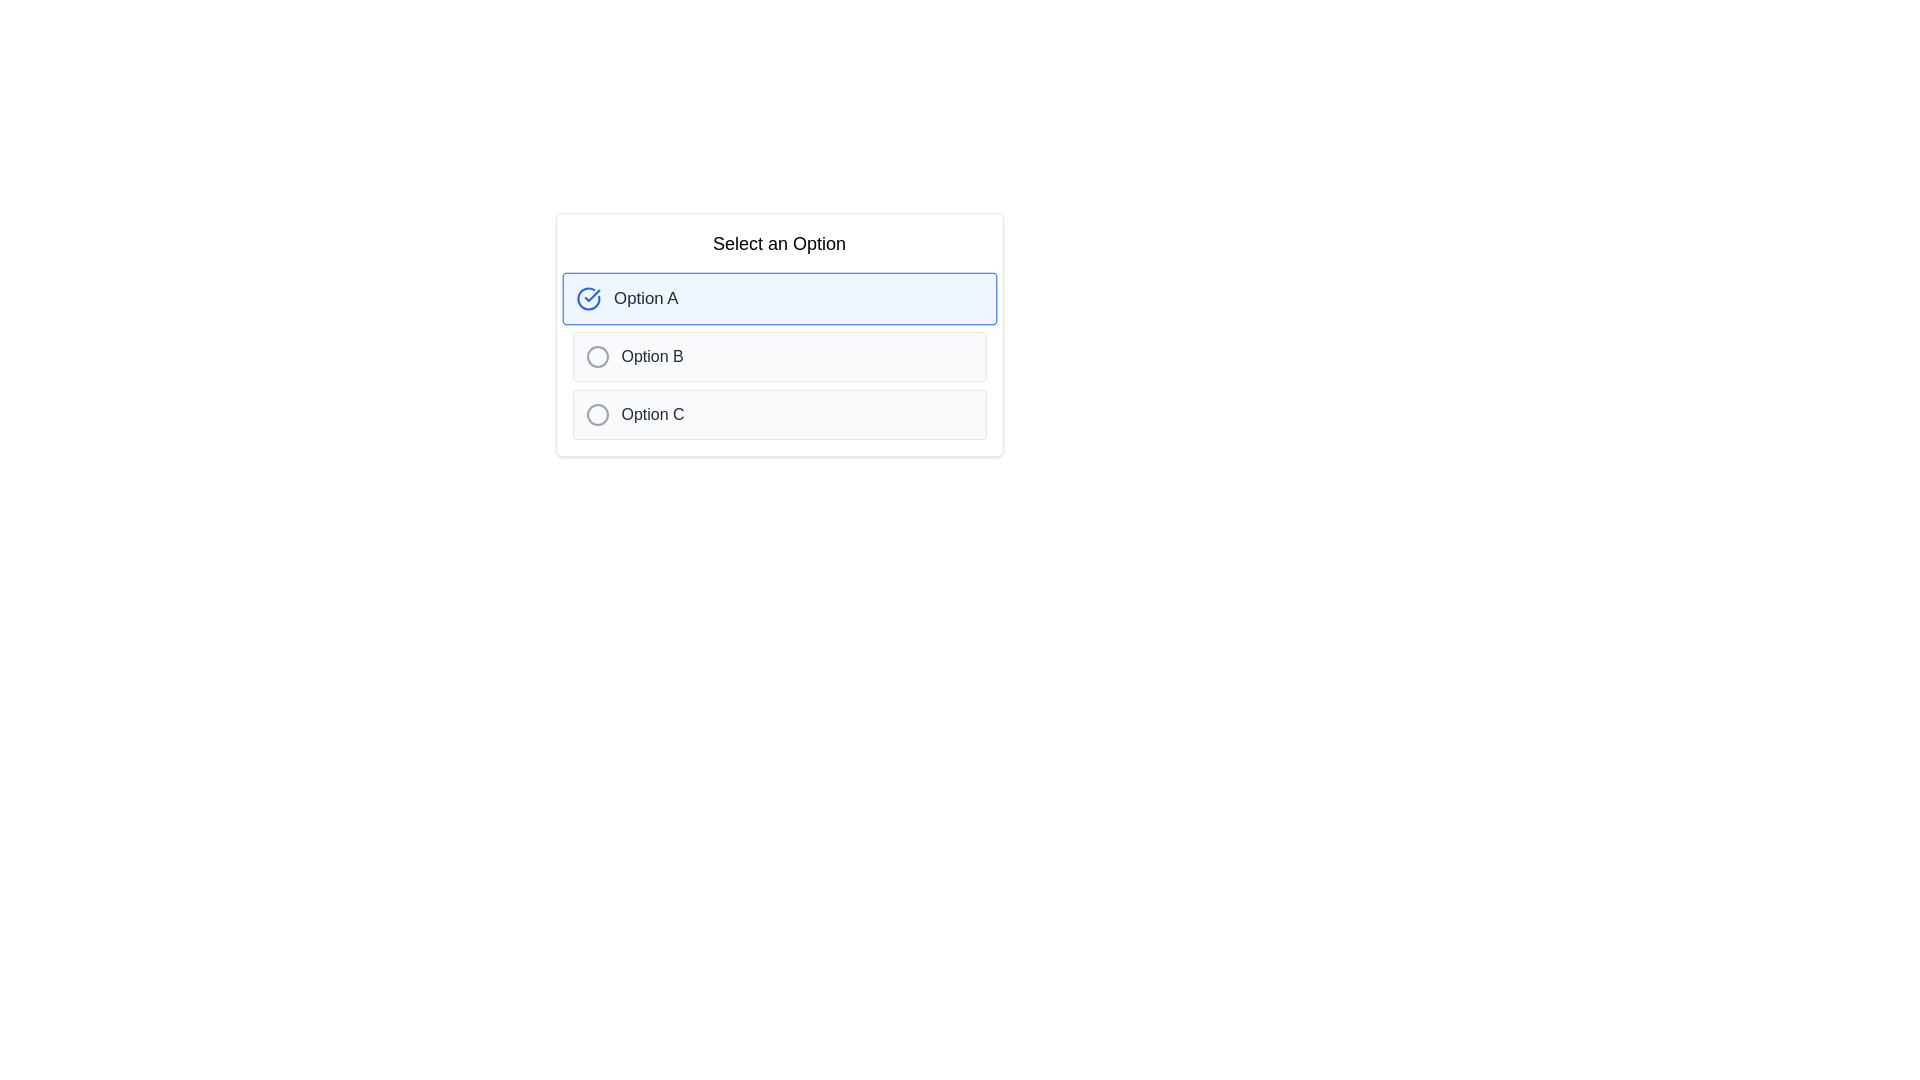  I want to click on the Circle graphical element representing a radio button next to 'Option B', so click(596, 356).